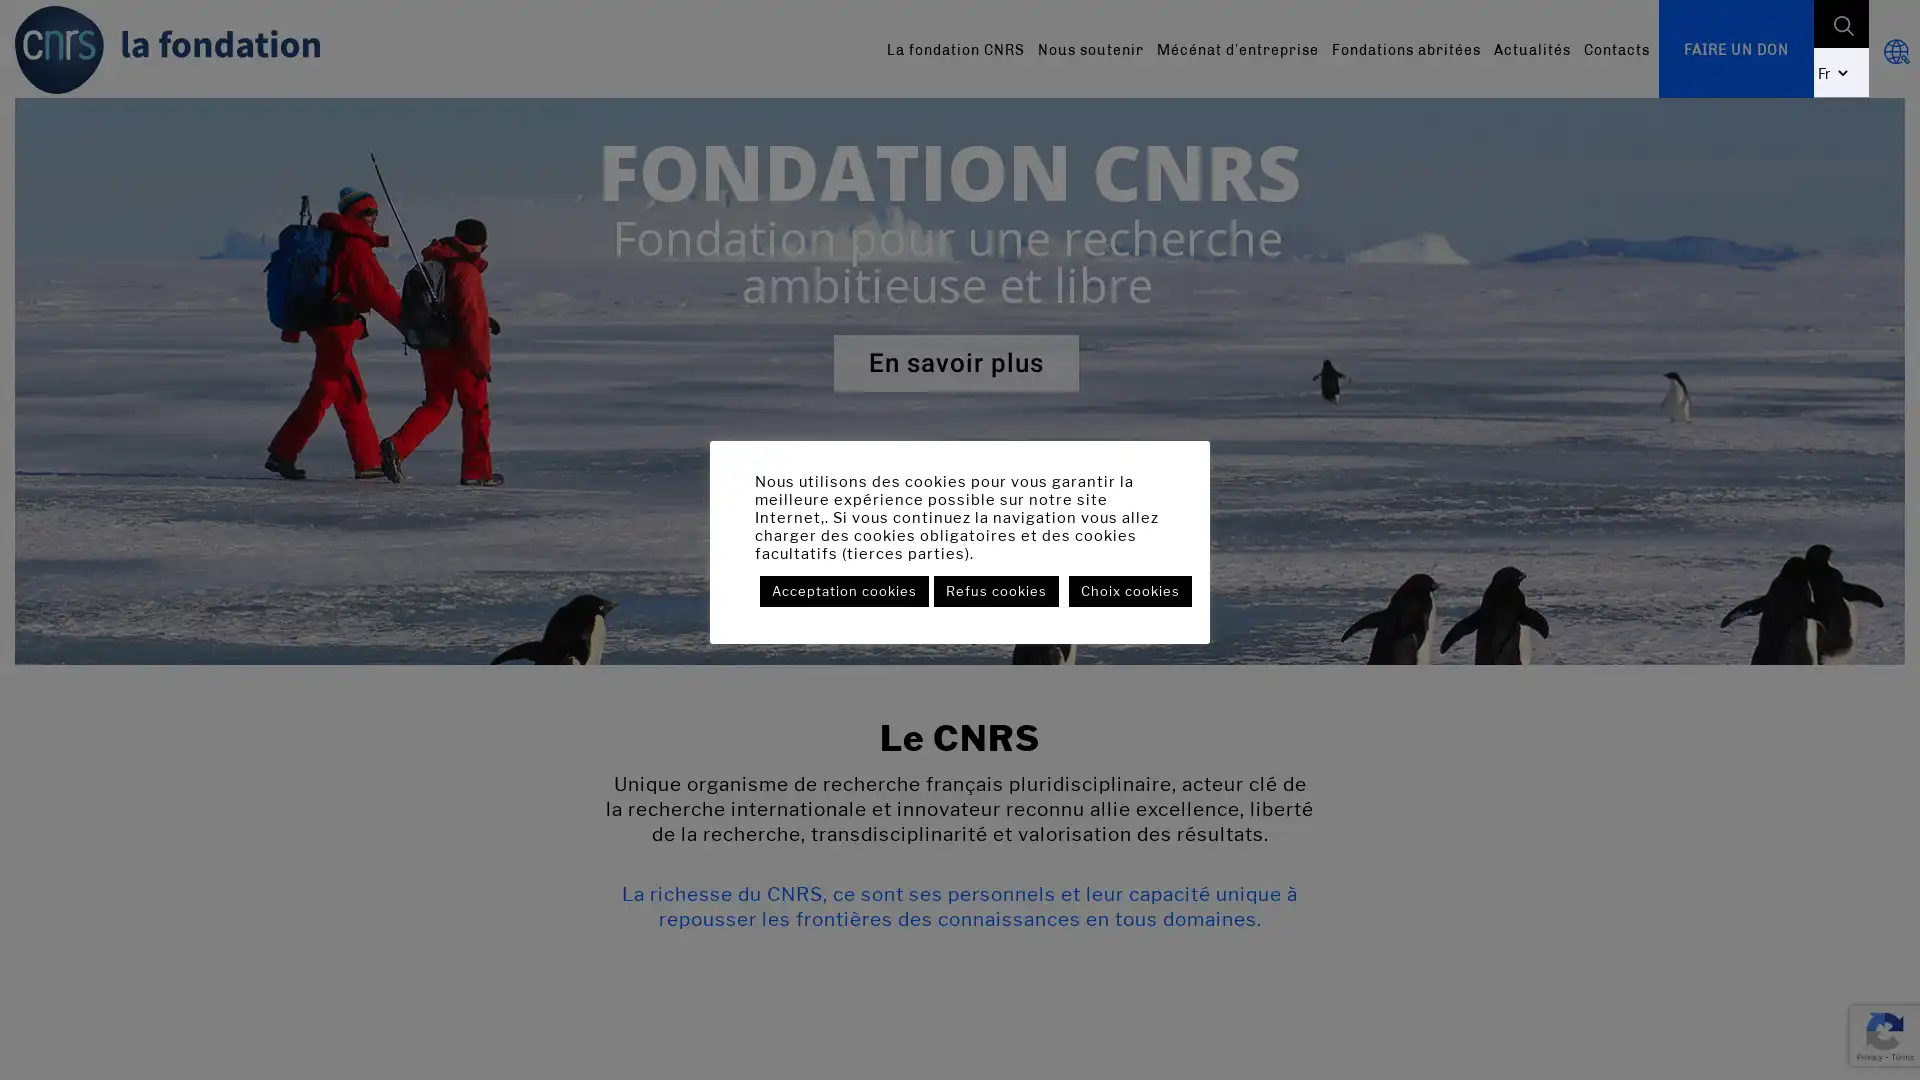 The height and width of the screenshot is (1080, 1920). Describe the element at coordinates (844, 589) in the screenshot. I see `Acceptation cookies` at that location.